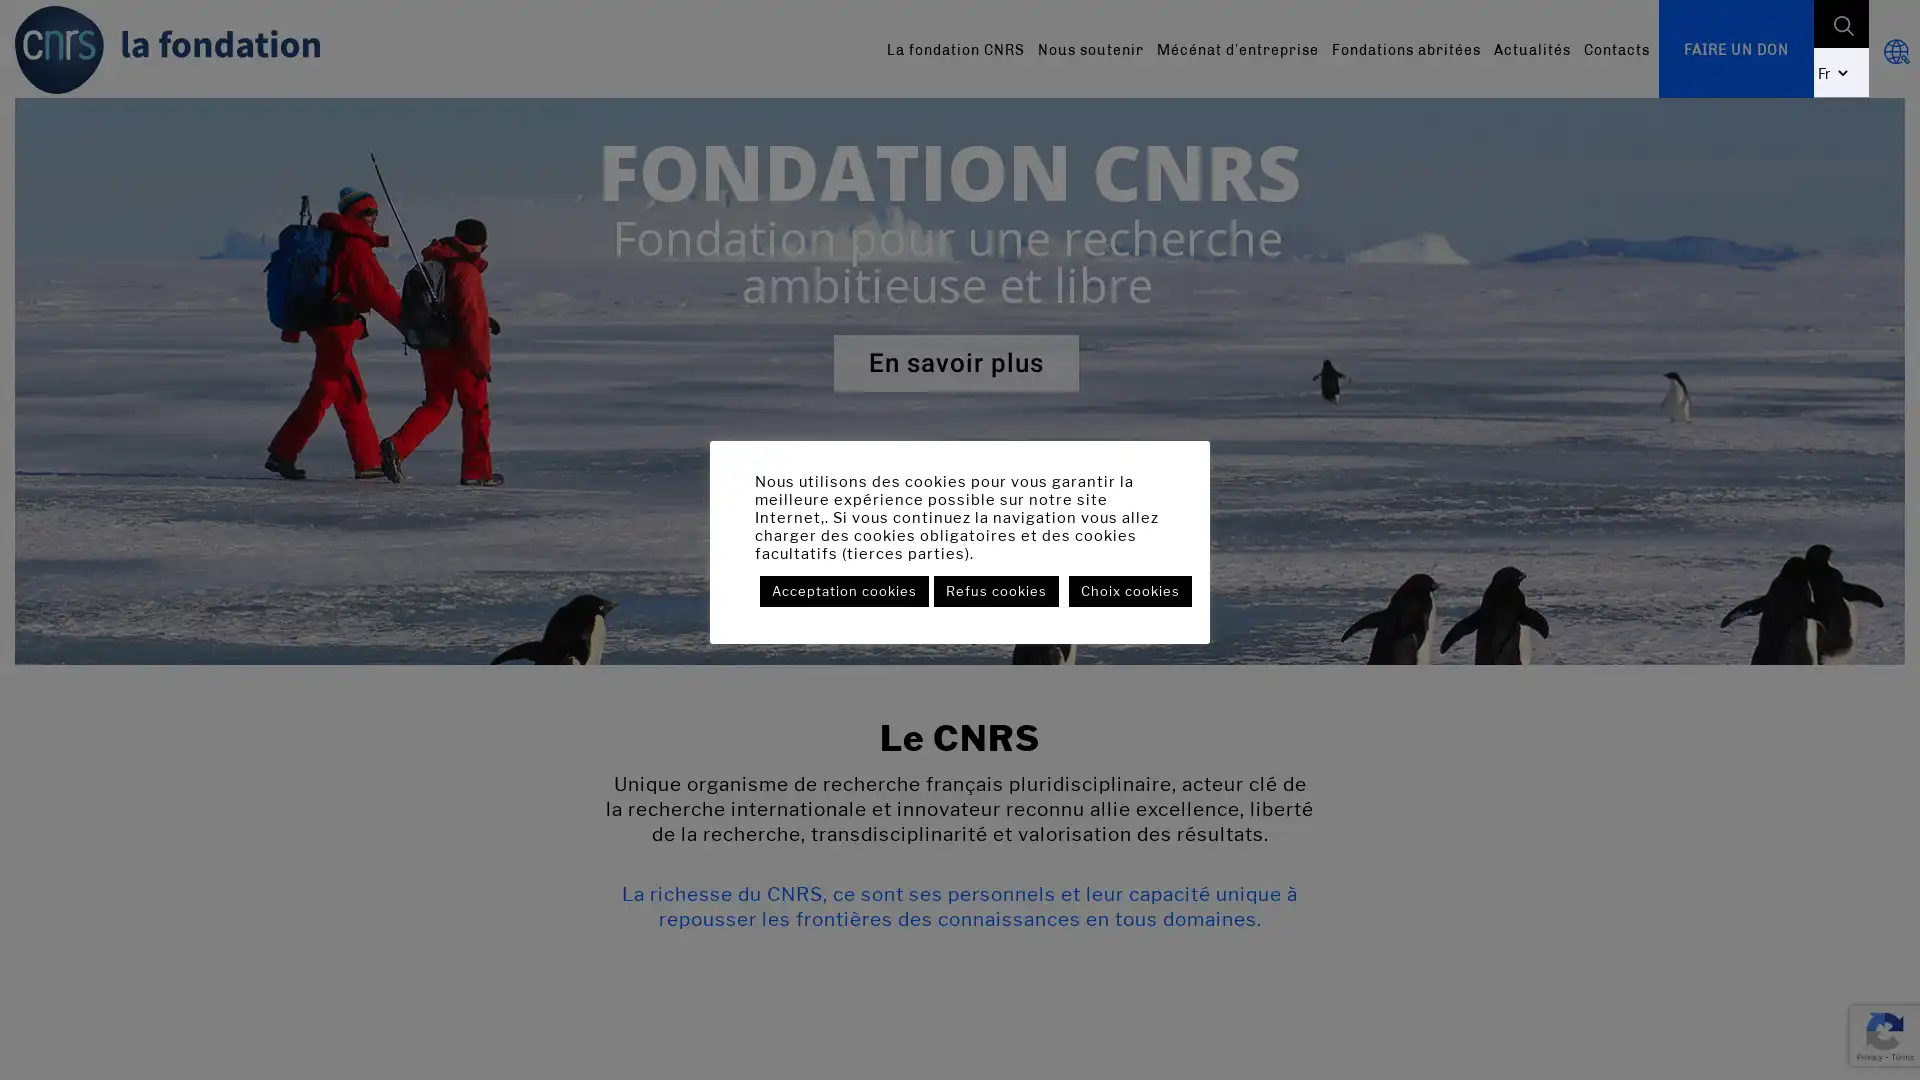 The height and width of the screenshot is (1080, 1920). Describe the element at coordinates (844, 589) in the screenshot. I see `Acceptation cookies` at that location.